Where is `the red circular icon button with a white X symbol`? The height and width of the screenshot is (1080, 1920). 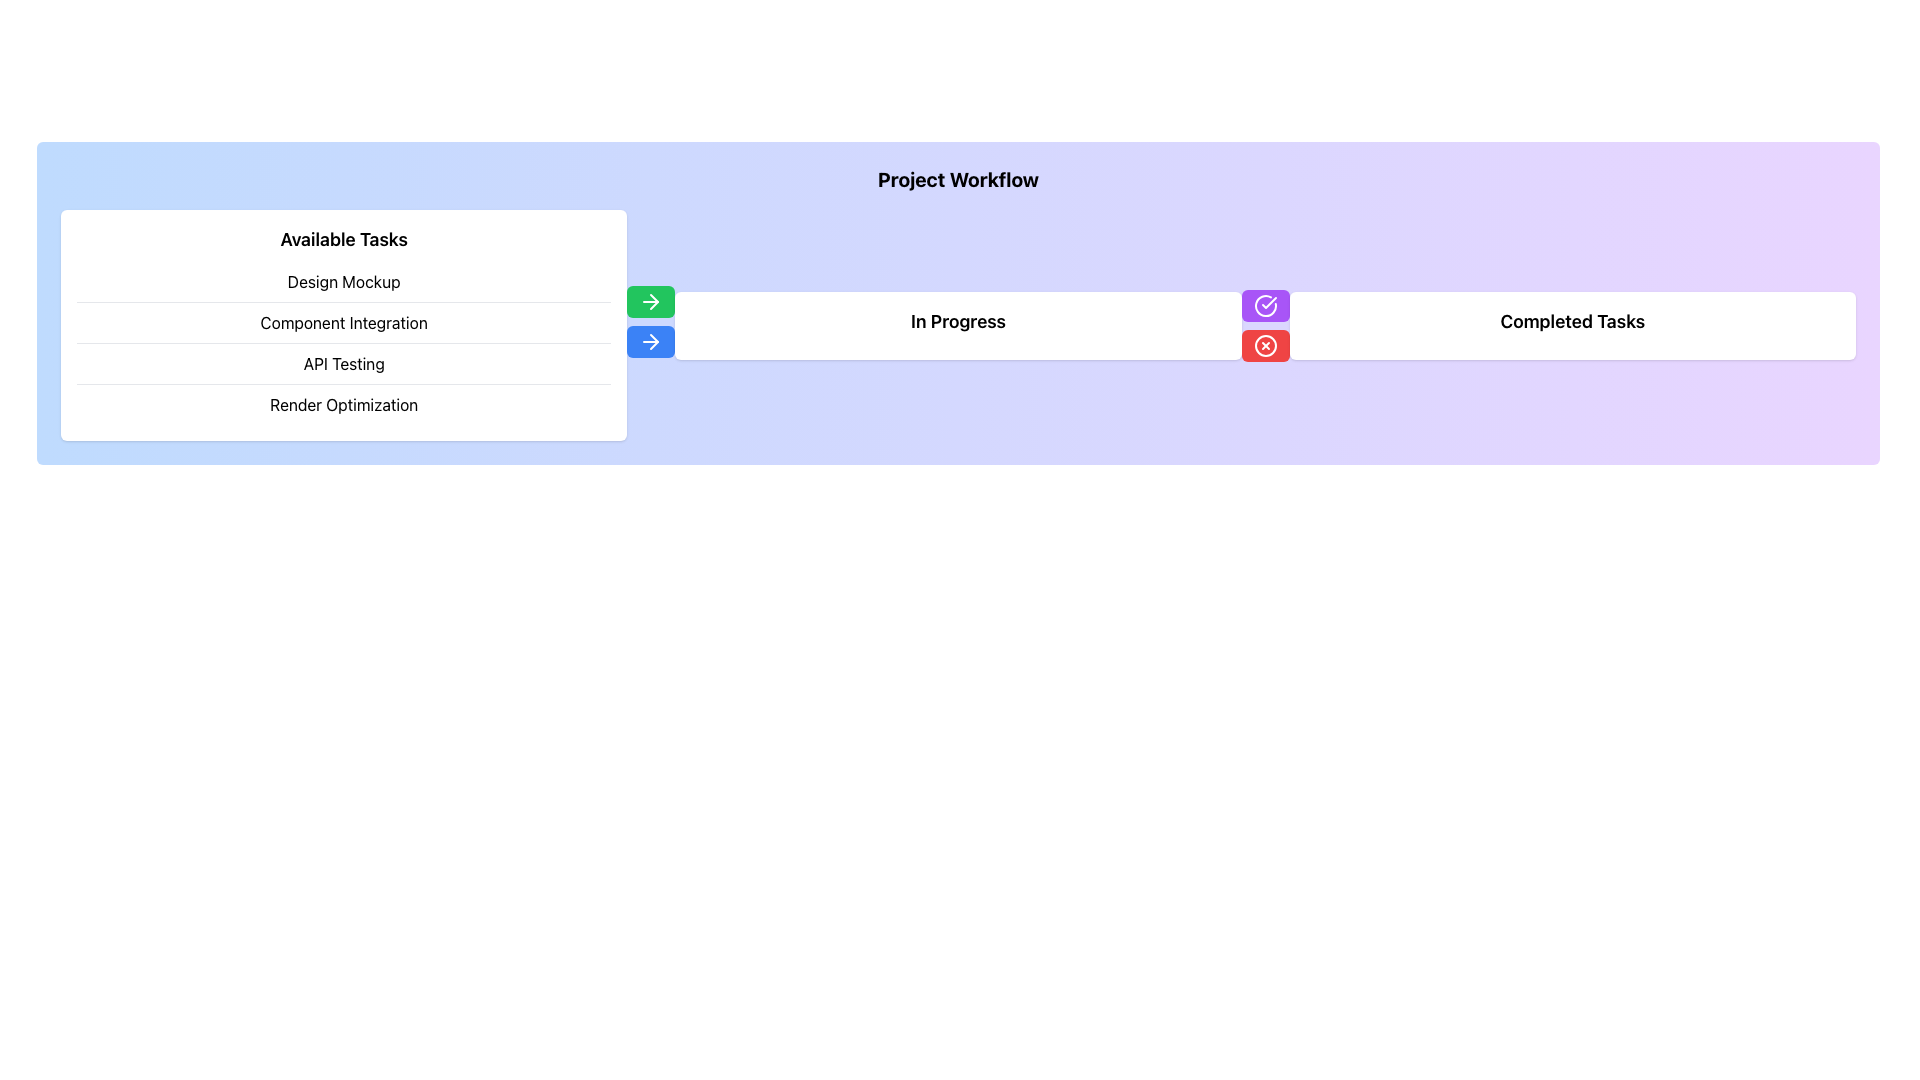
the red circular icon button with a white X symbol is located at coordinates (1264, 344).